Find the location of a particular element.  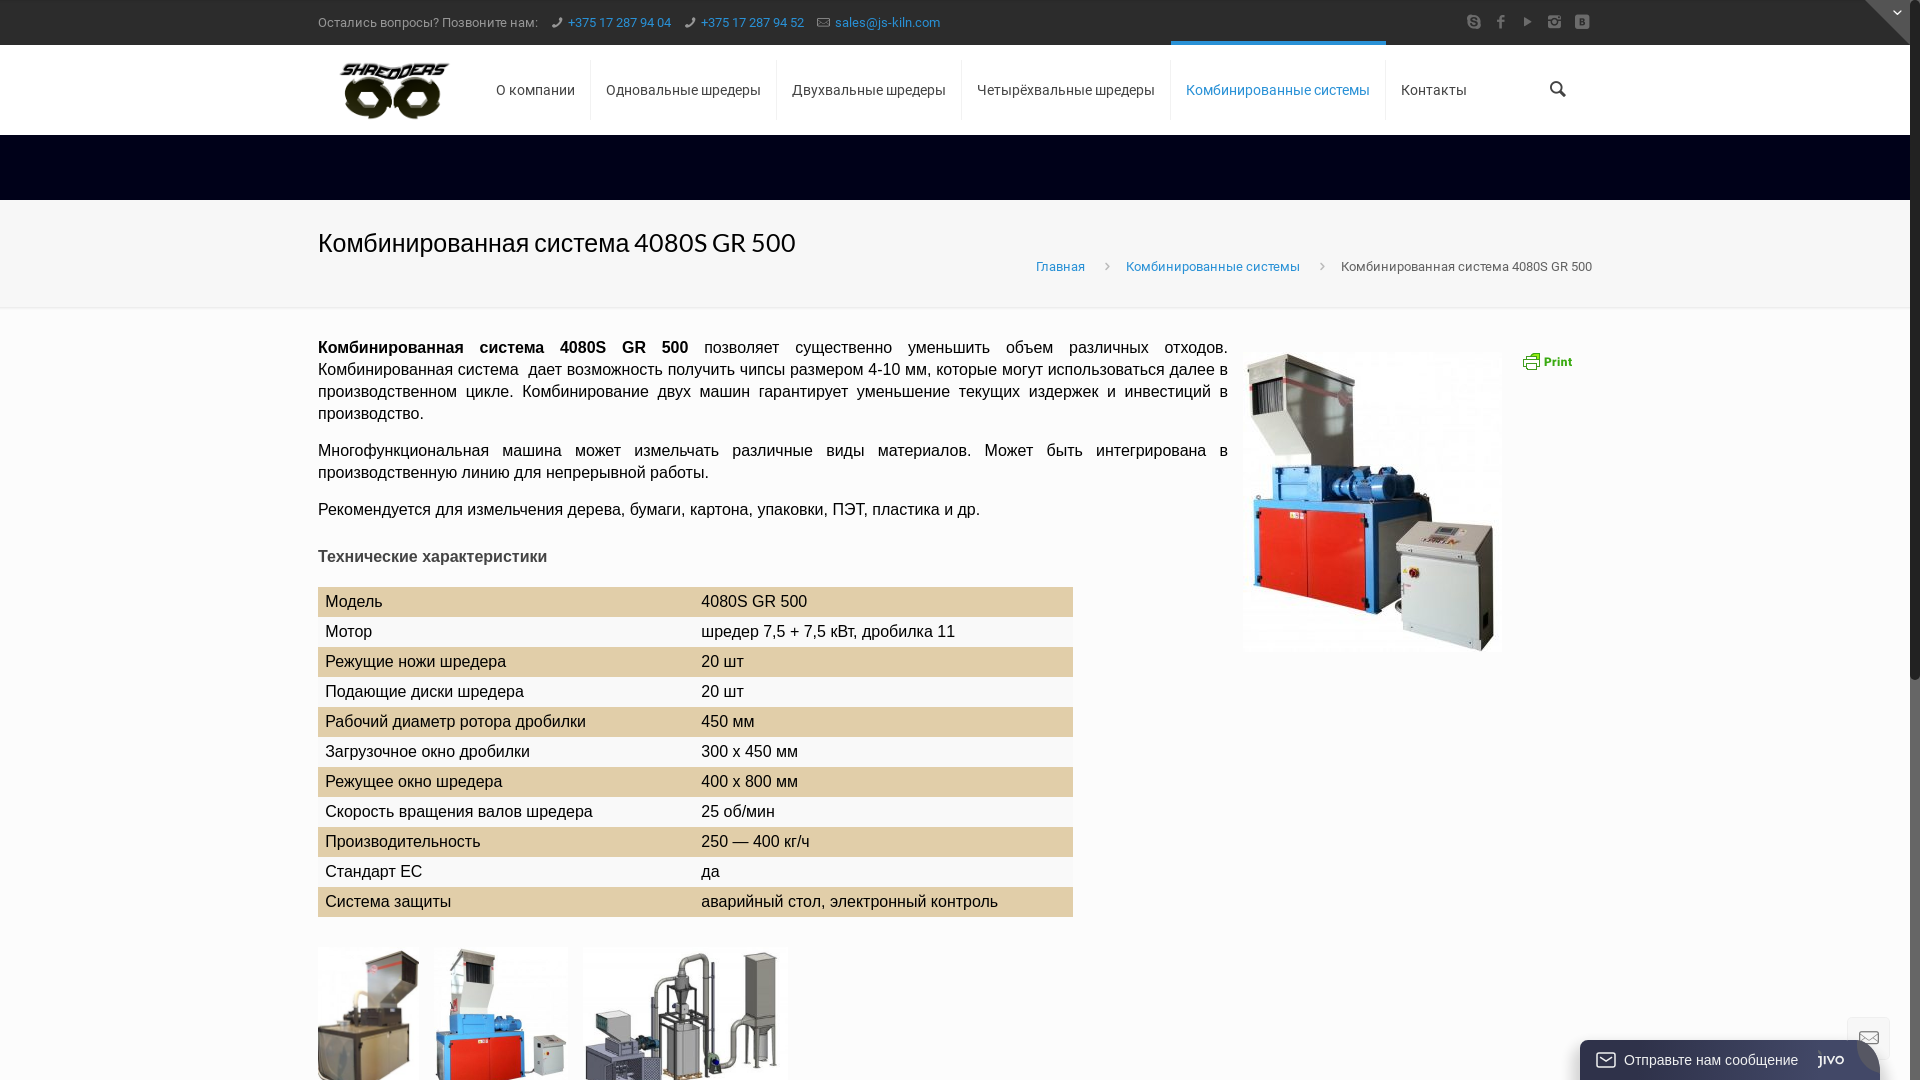

'Shredders.by' is located at coordinates (394, 88).